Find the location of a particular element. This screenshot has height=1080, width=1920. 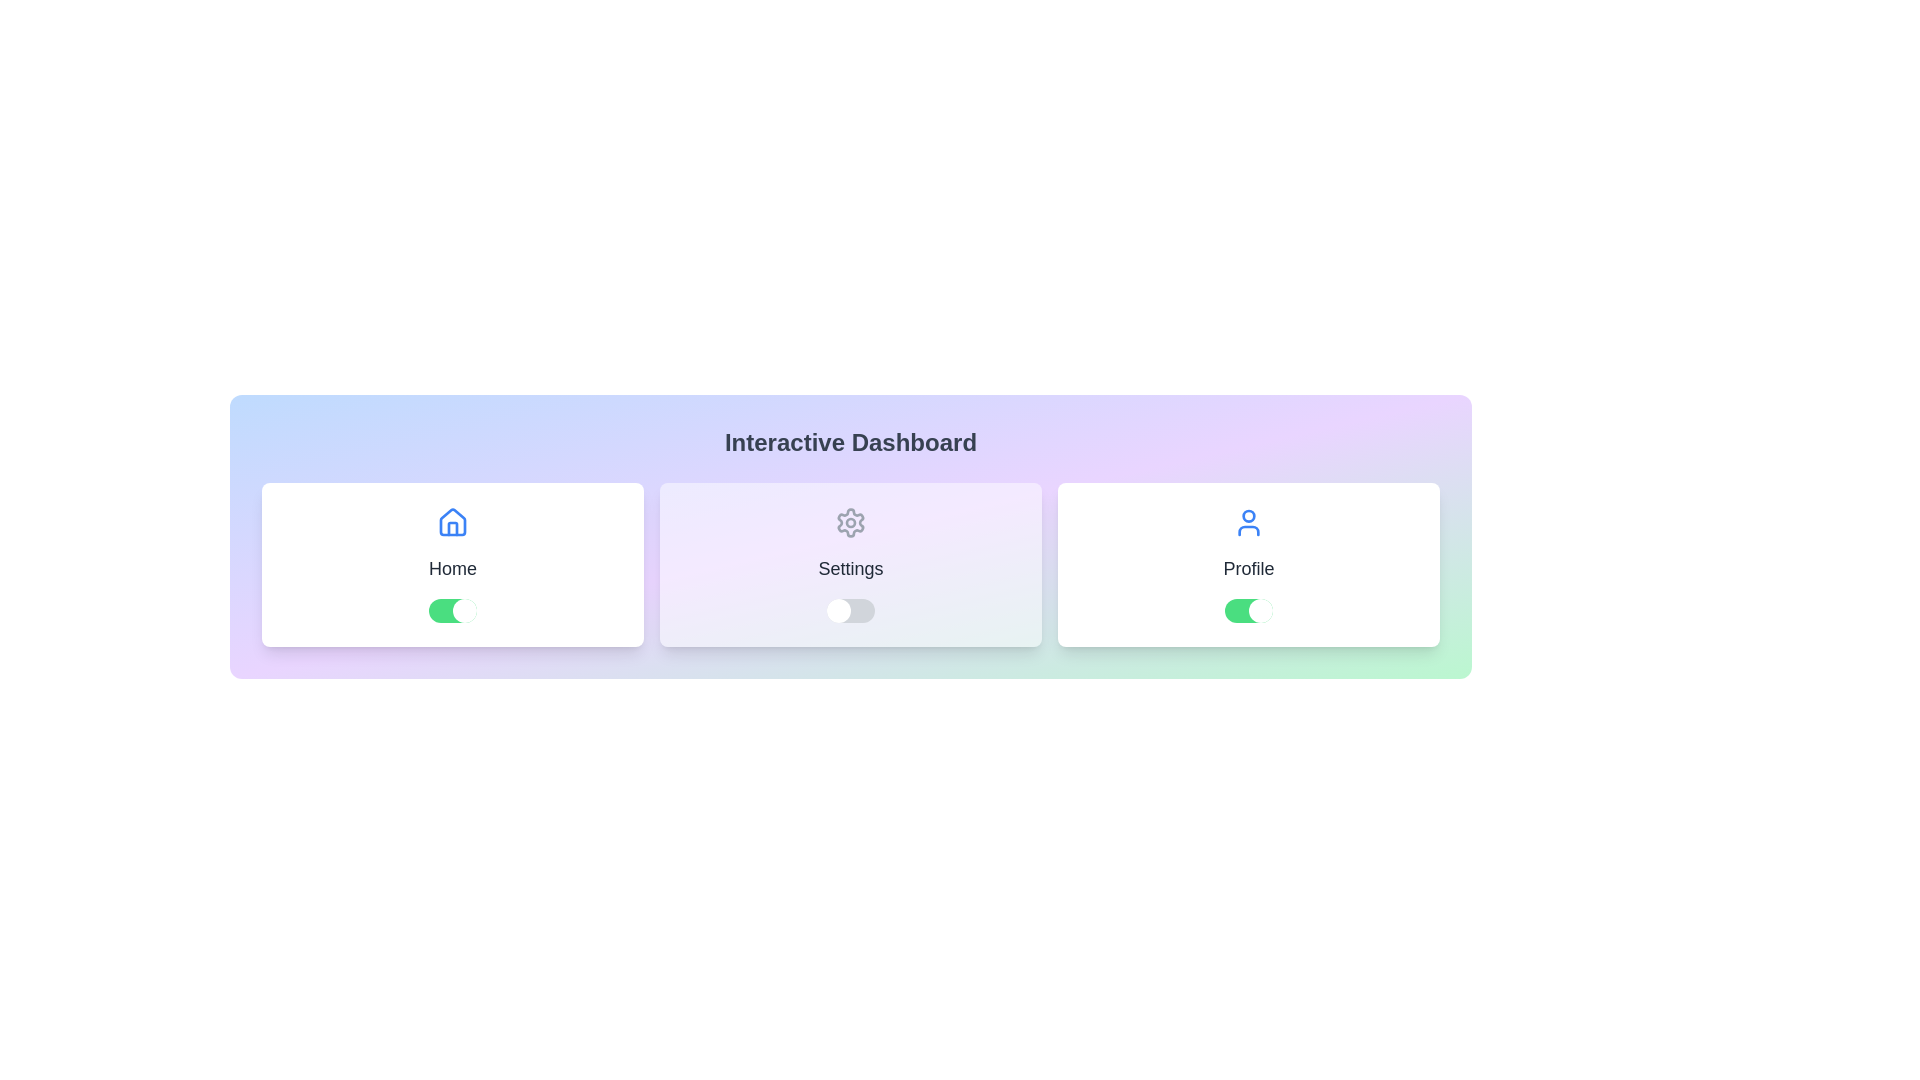

the icon representing the Profile option is located at coordinates (1247, 522).